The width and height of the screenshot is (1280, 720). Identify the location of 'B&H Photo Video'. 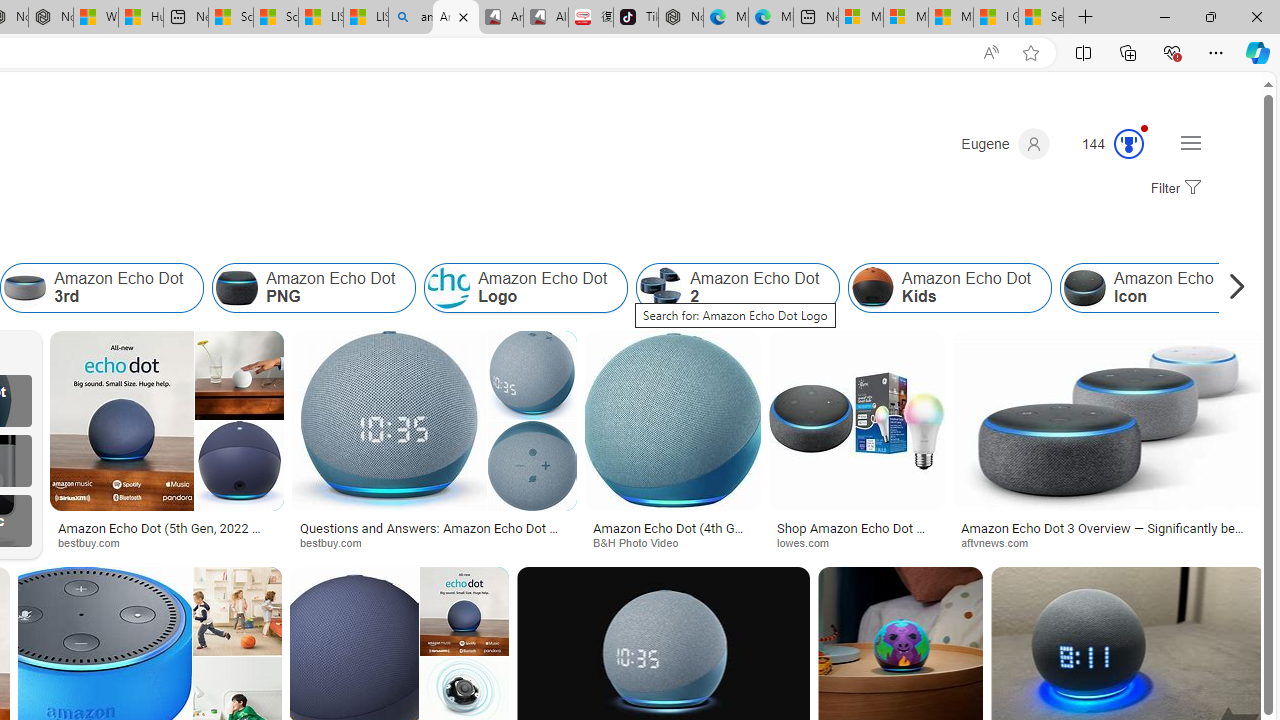
(642, 542).